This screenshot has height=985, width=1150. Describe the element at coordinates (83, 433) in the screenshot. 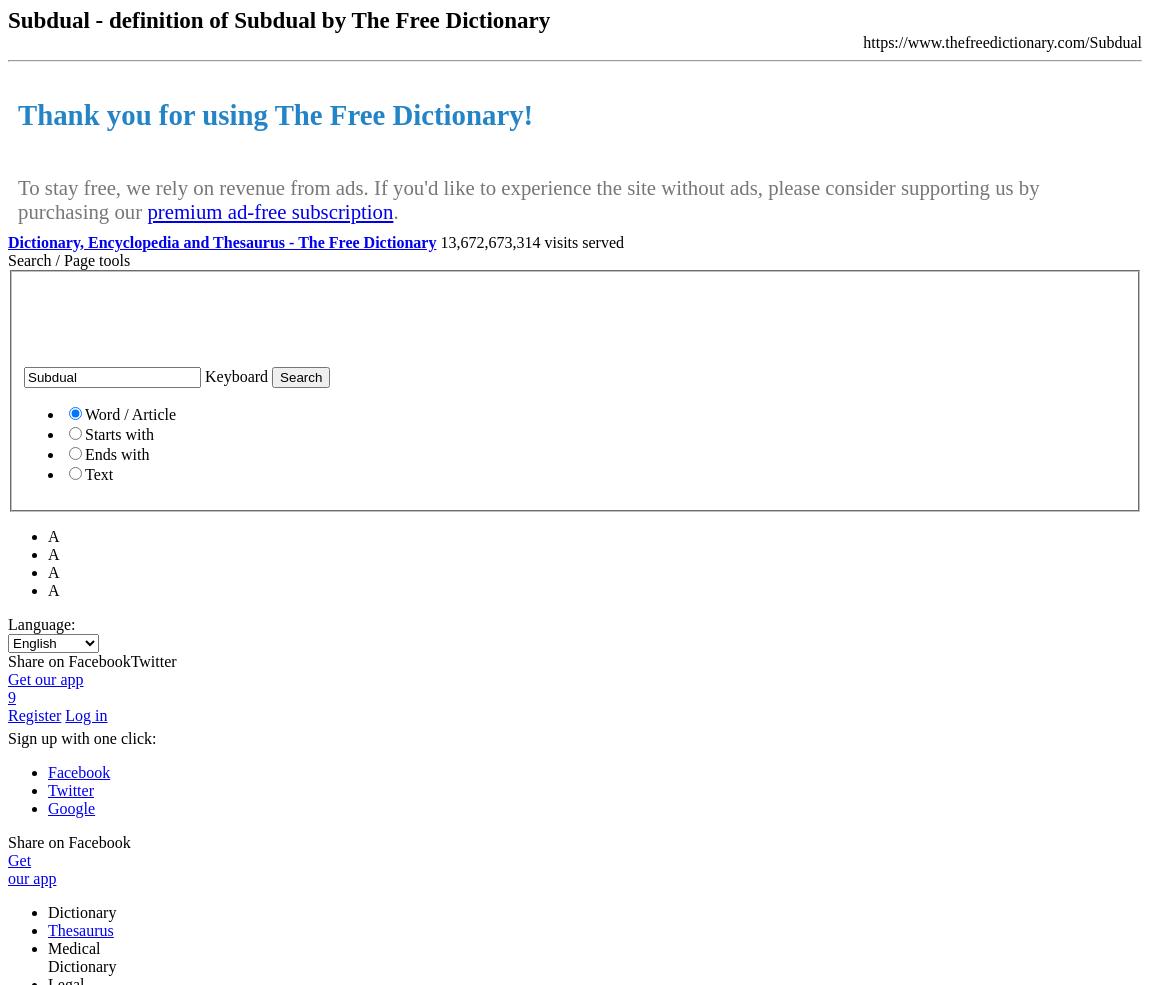

I see `'Starts with'` at that location.